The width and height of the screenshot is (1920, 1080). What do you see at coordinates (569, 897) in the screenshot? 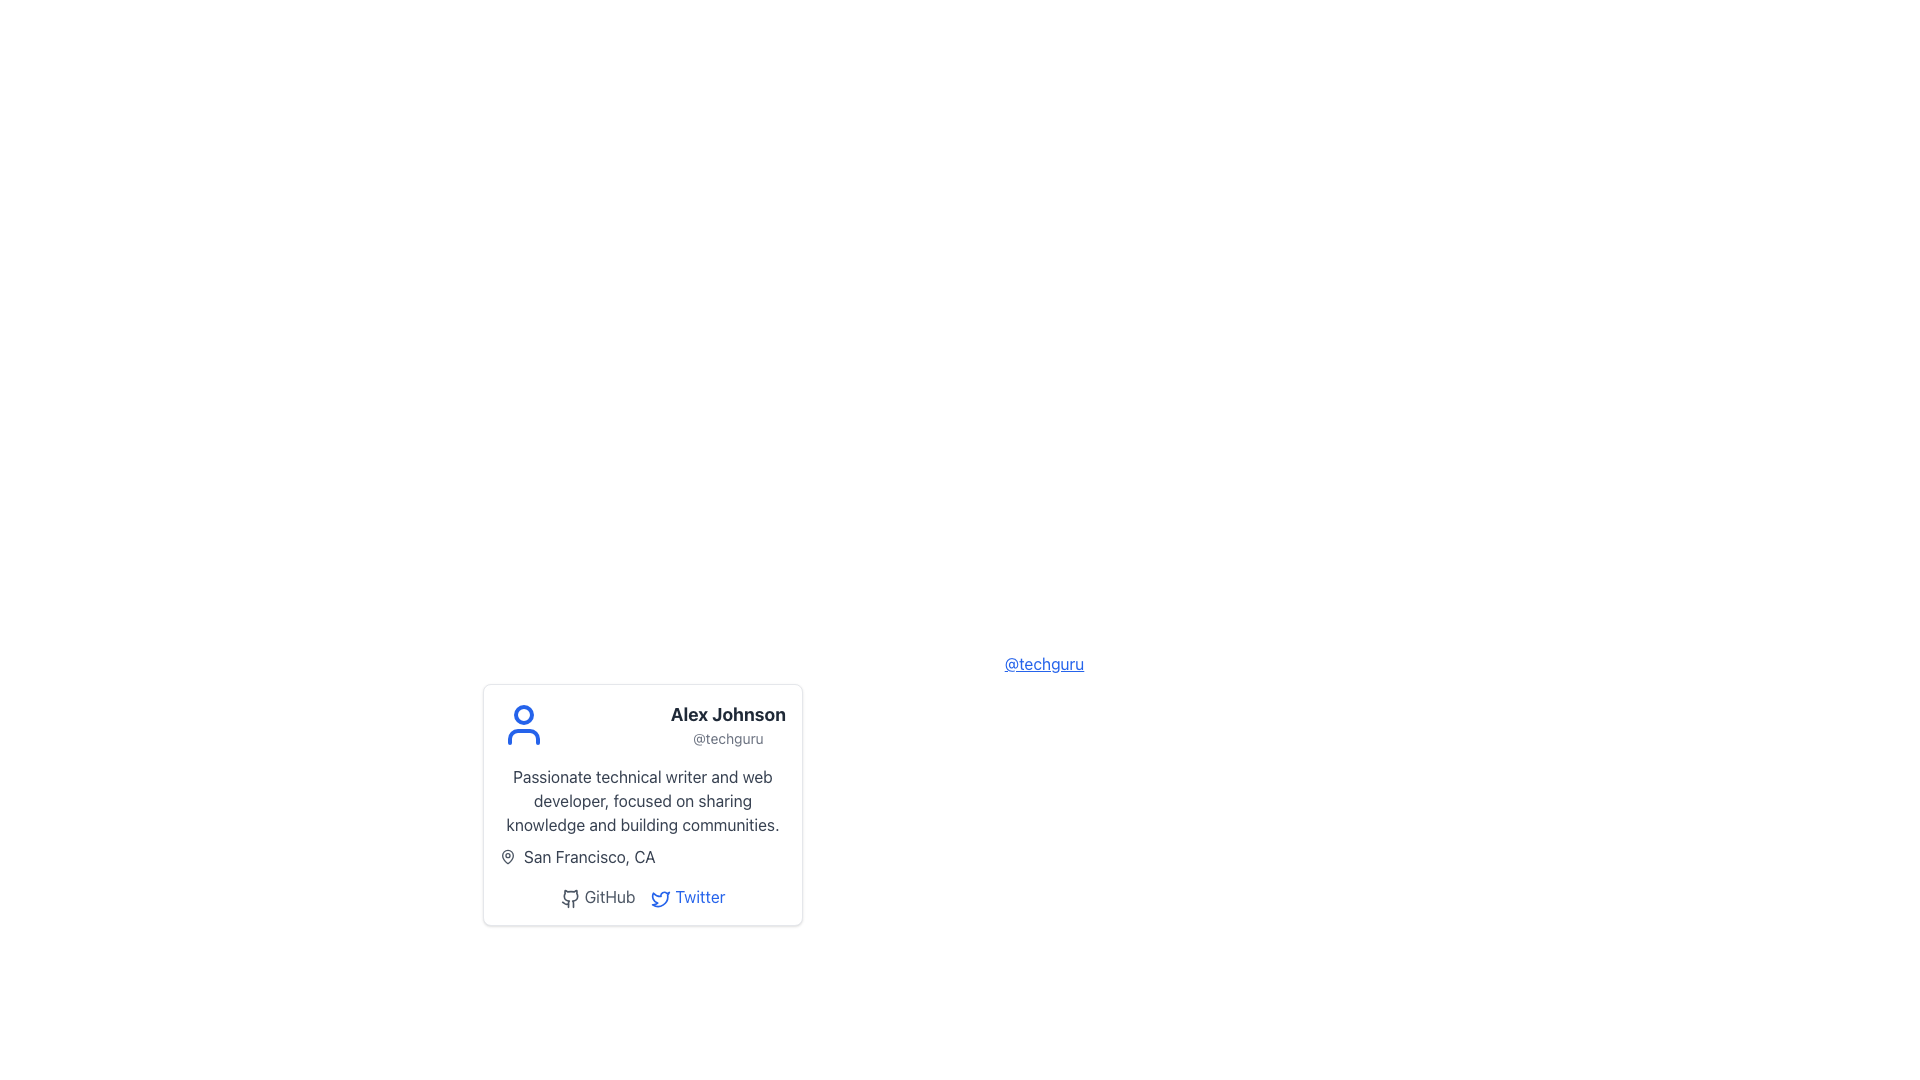
I see `the GitHub icon located in the bottom-left corner of the main layout to follow the hyperlink to GitHub's website` at bounding box center [569, 897].